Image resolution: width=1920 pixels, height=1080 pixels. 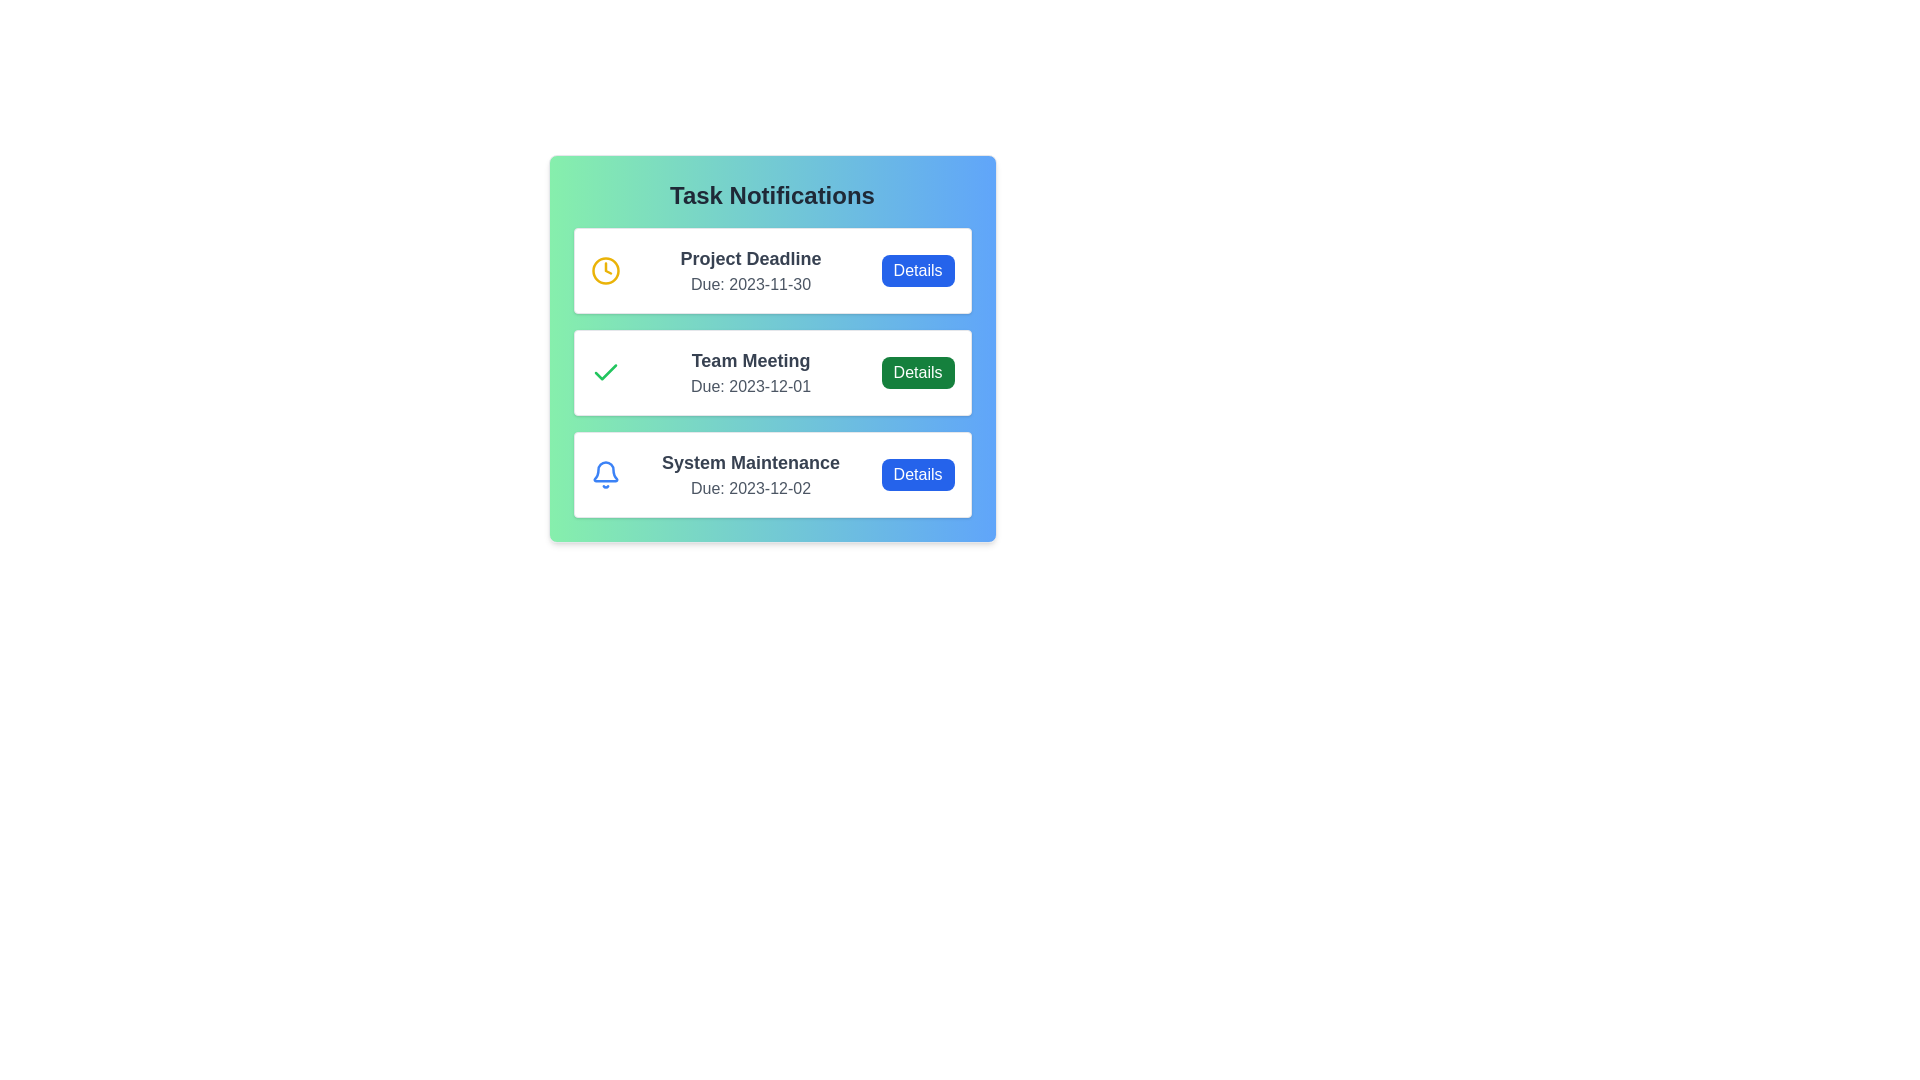 I want to click on the 'Details' button for the task 'System Maintenance', so click(x=917, y=474).